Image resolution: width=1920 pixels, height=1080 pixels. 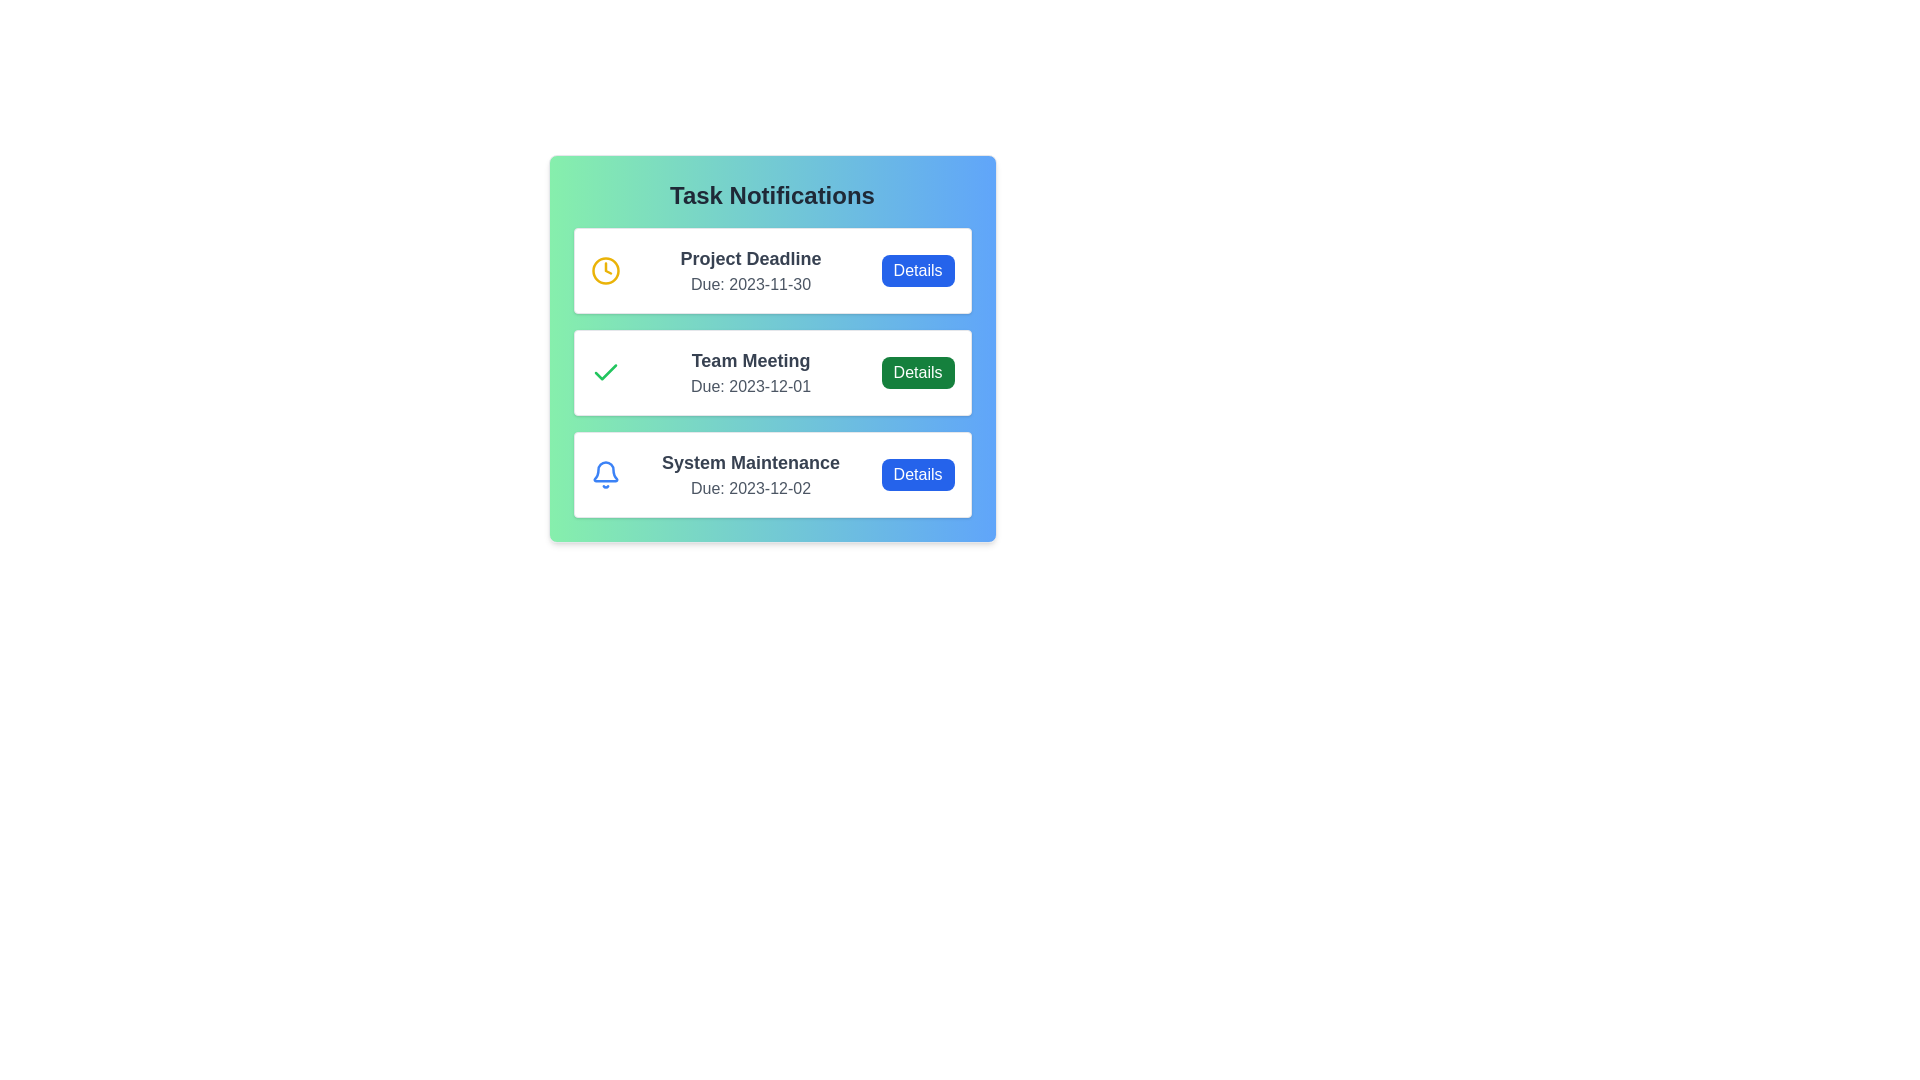 I want to click on the 'Details' button for the task 'System Maintenance', so click(x=917, y=474).